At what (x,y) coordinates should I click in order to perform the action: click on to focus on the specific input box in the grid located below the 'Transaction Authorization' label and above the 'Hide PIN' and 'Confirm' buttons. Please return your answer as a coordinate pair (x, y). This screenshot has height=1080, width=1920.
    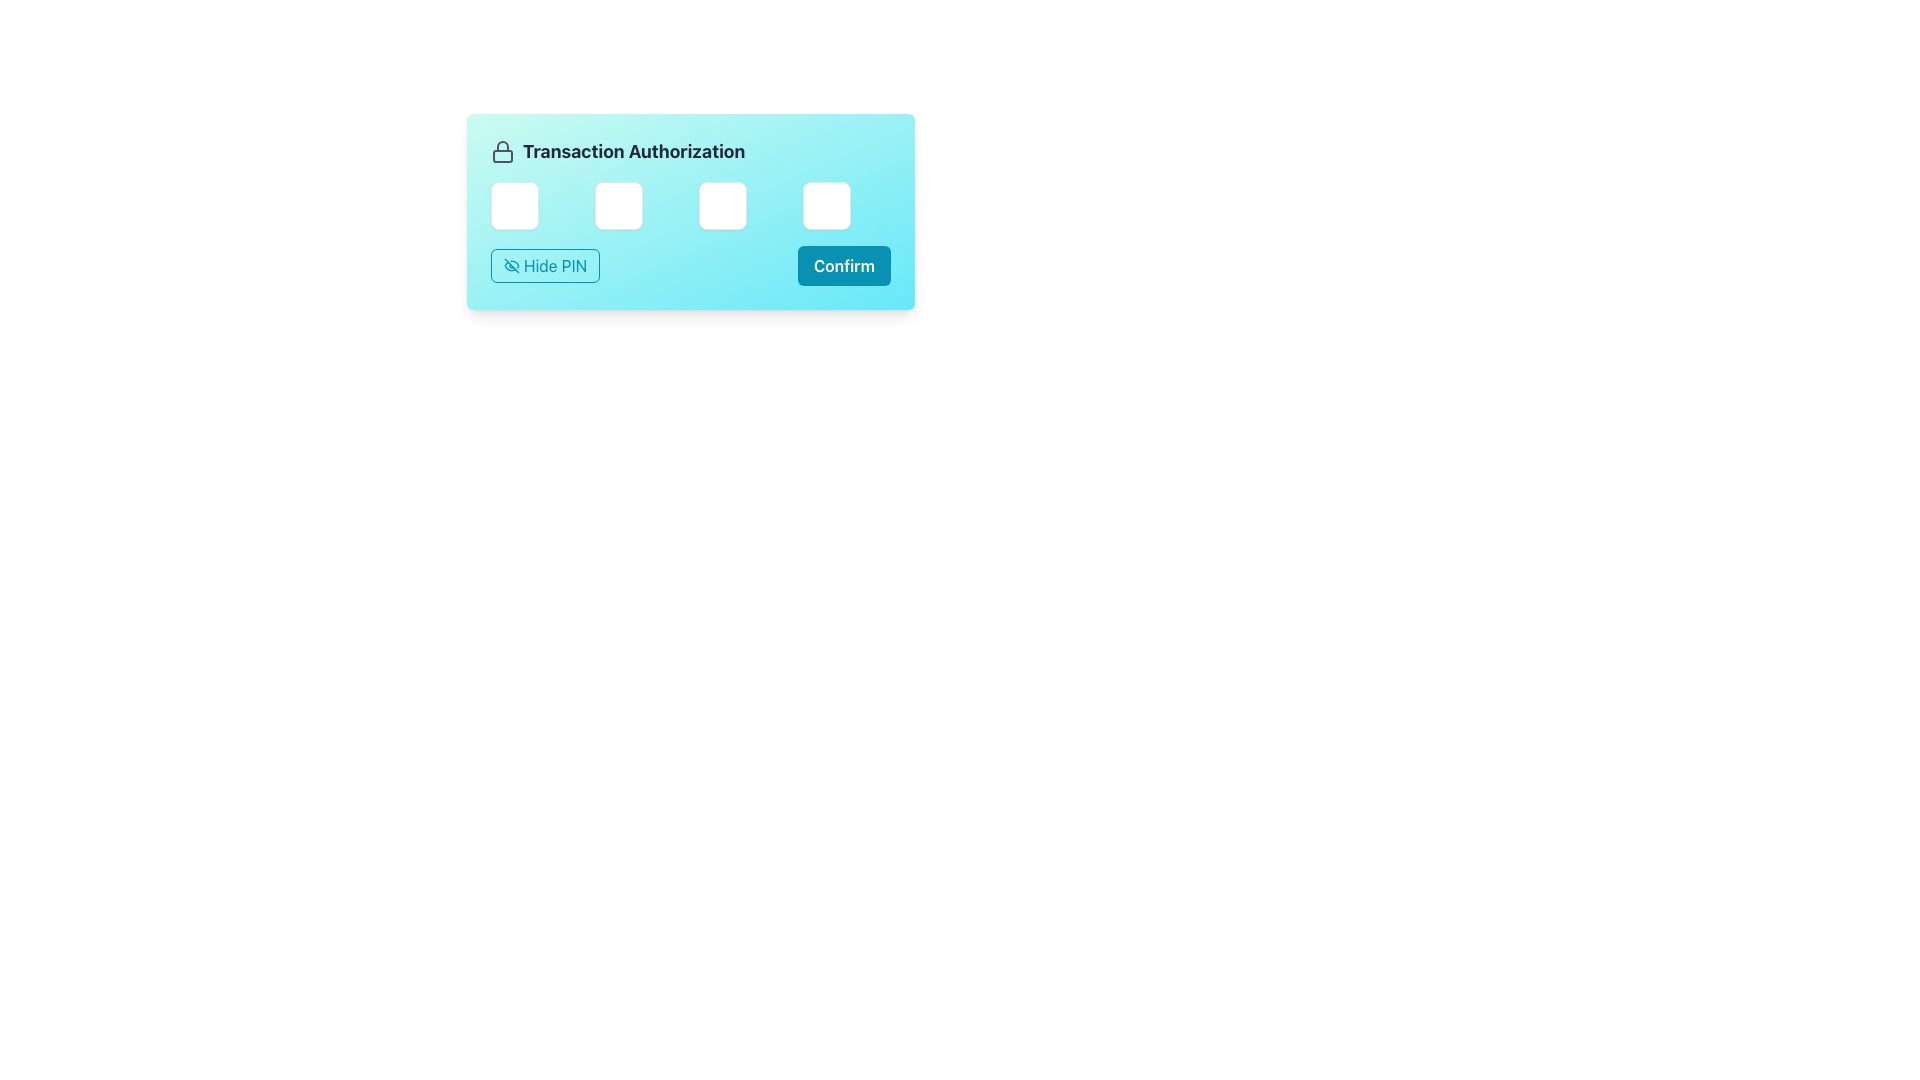
    Looking at the image, I should click on (691, 205).